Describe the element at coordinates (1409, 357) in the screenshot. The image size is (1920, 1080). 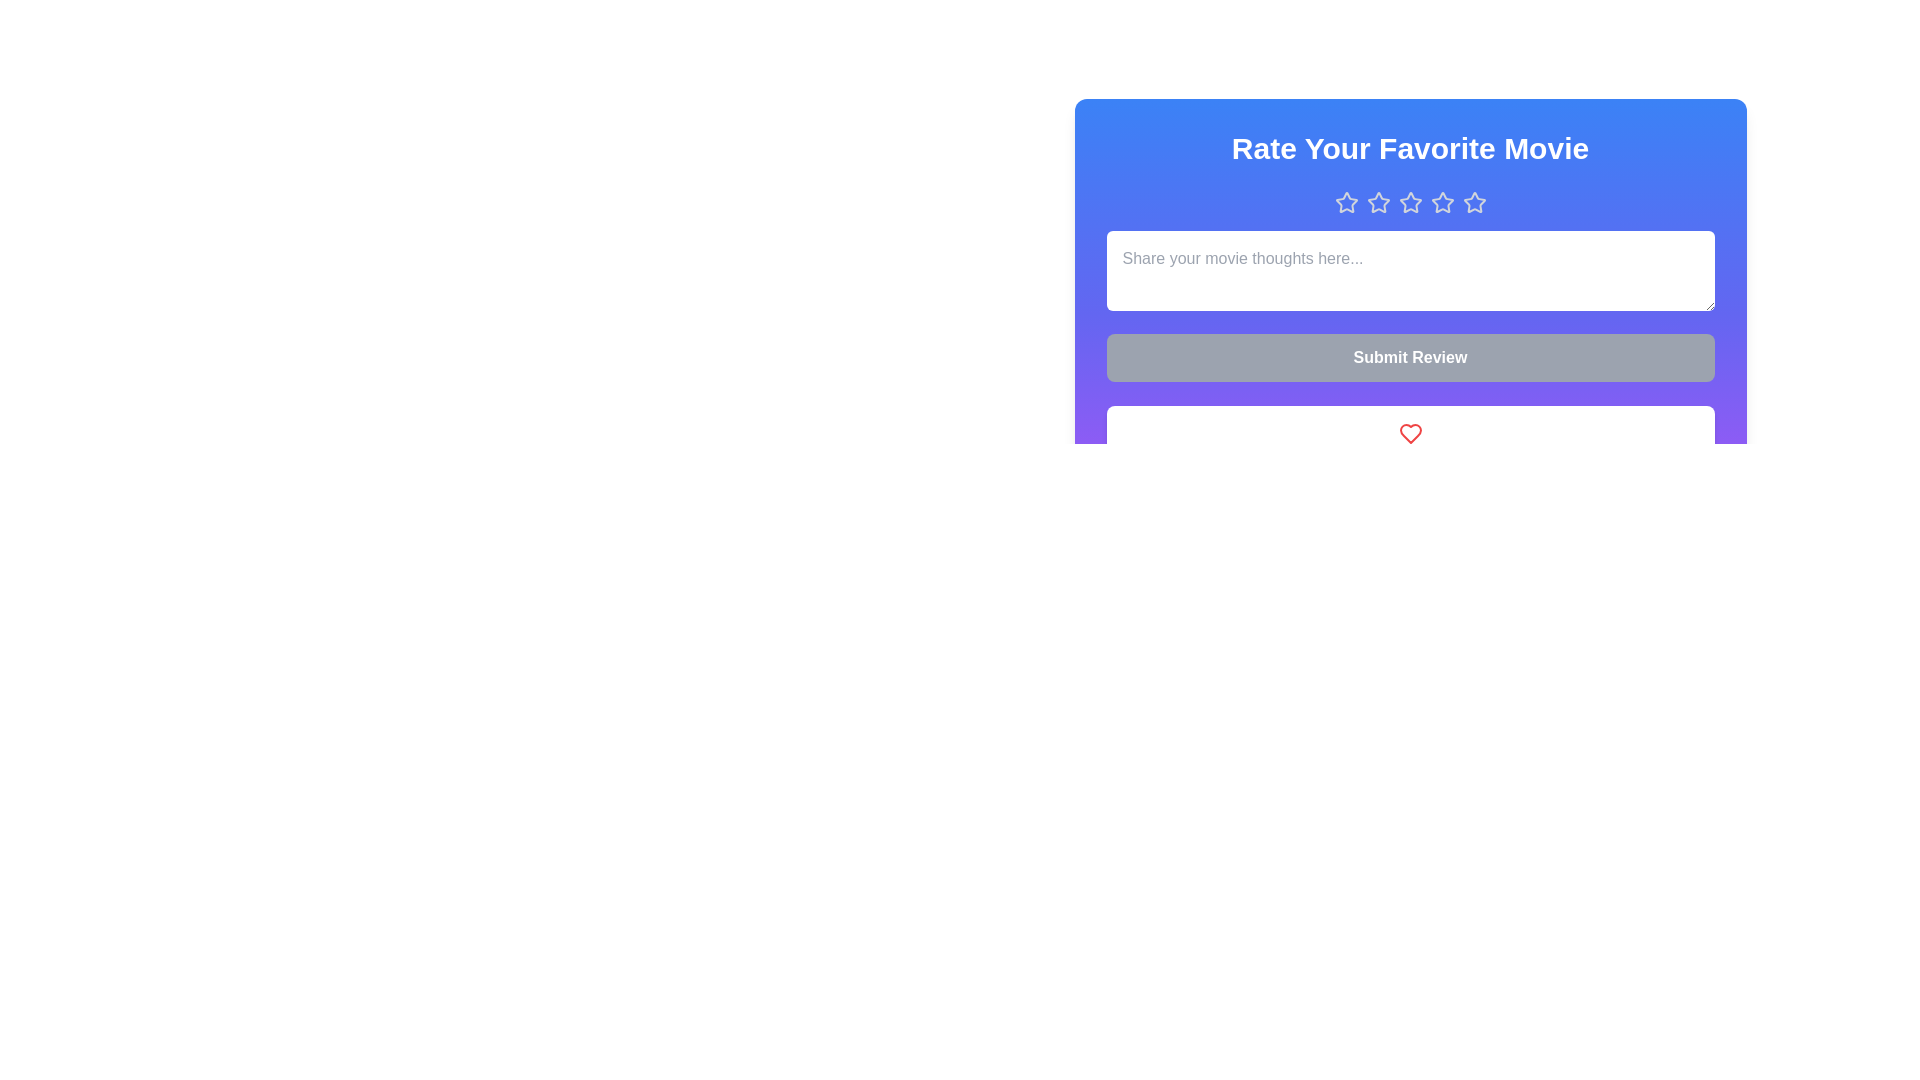
I see `the 'Submit Review' button to submit the review` at that location.